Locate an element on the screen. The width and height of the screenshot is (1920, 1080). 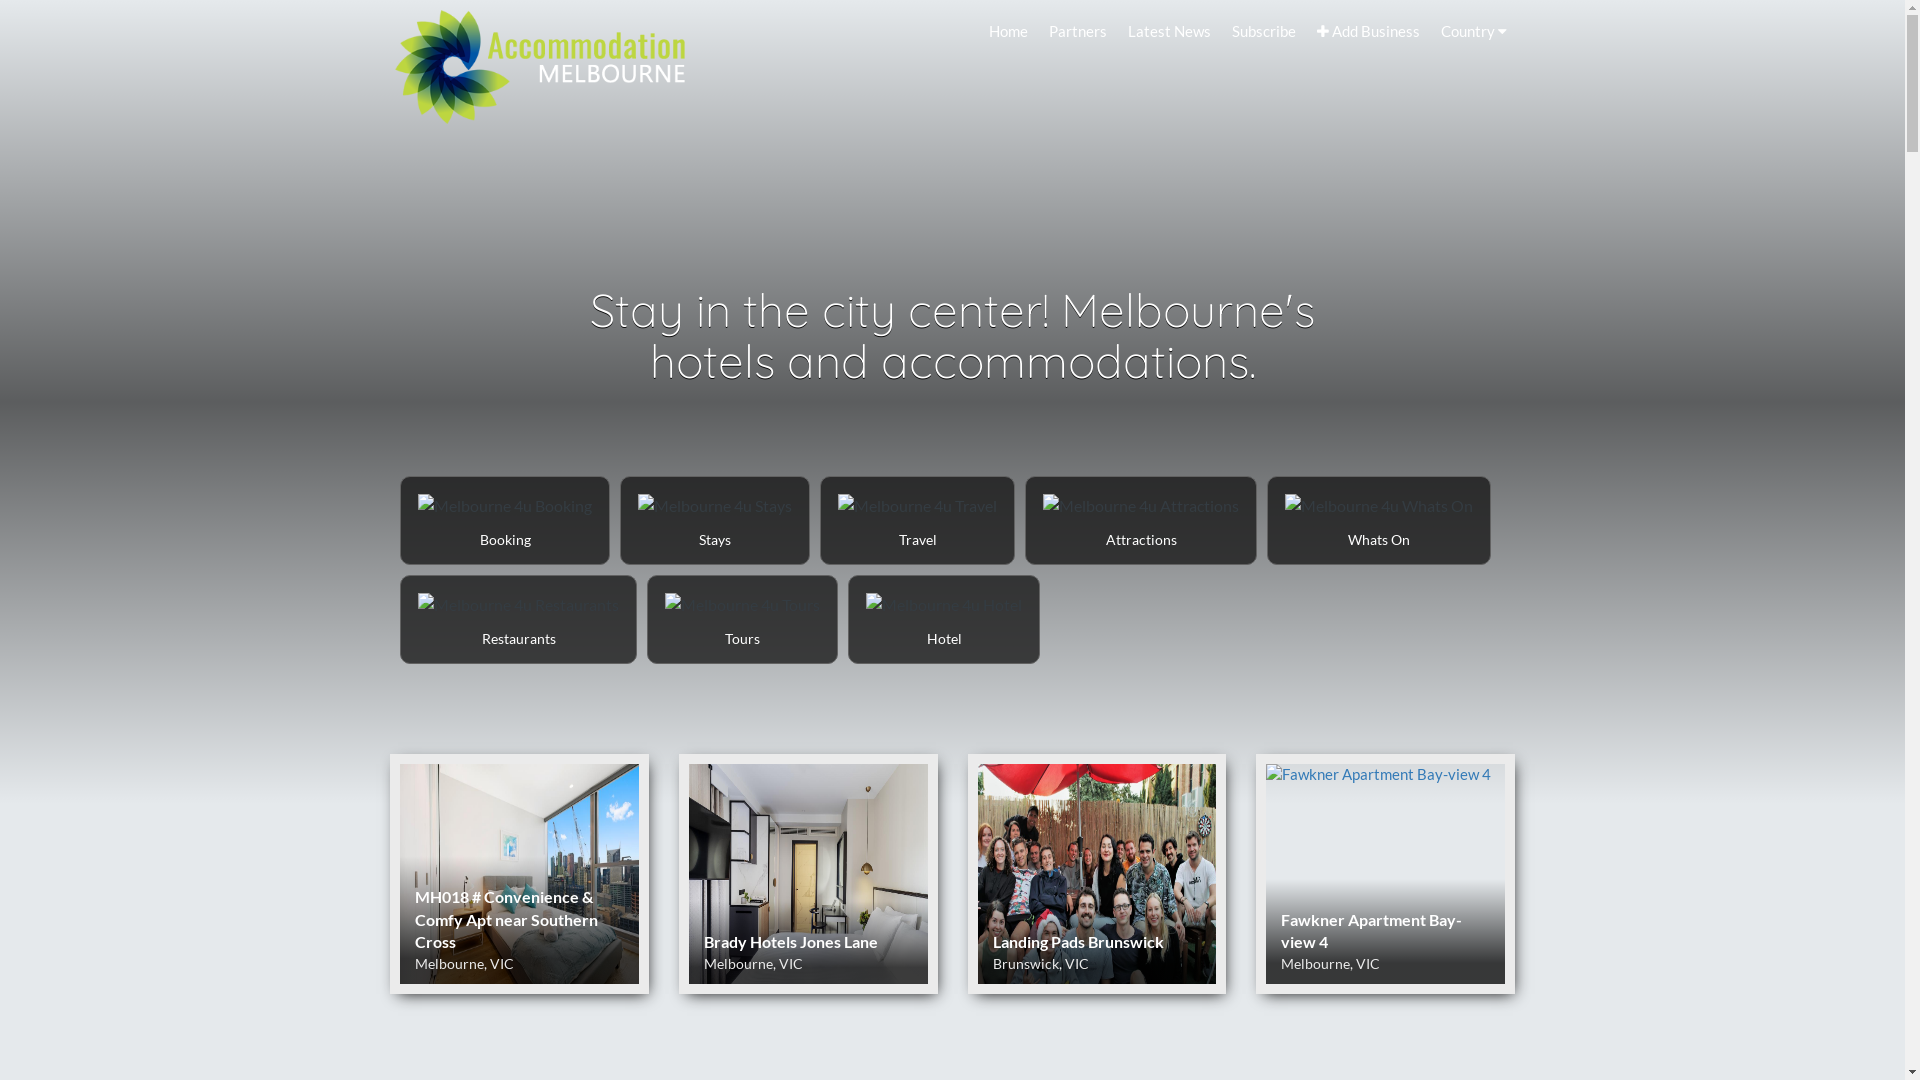
'Landing Pads Brunswick is located at coordinates (1096, 873).